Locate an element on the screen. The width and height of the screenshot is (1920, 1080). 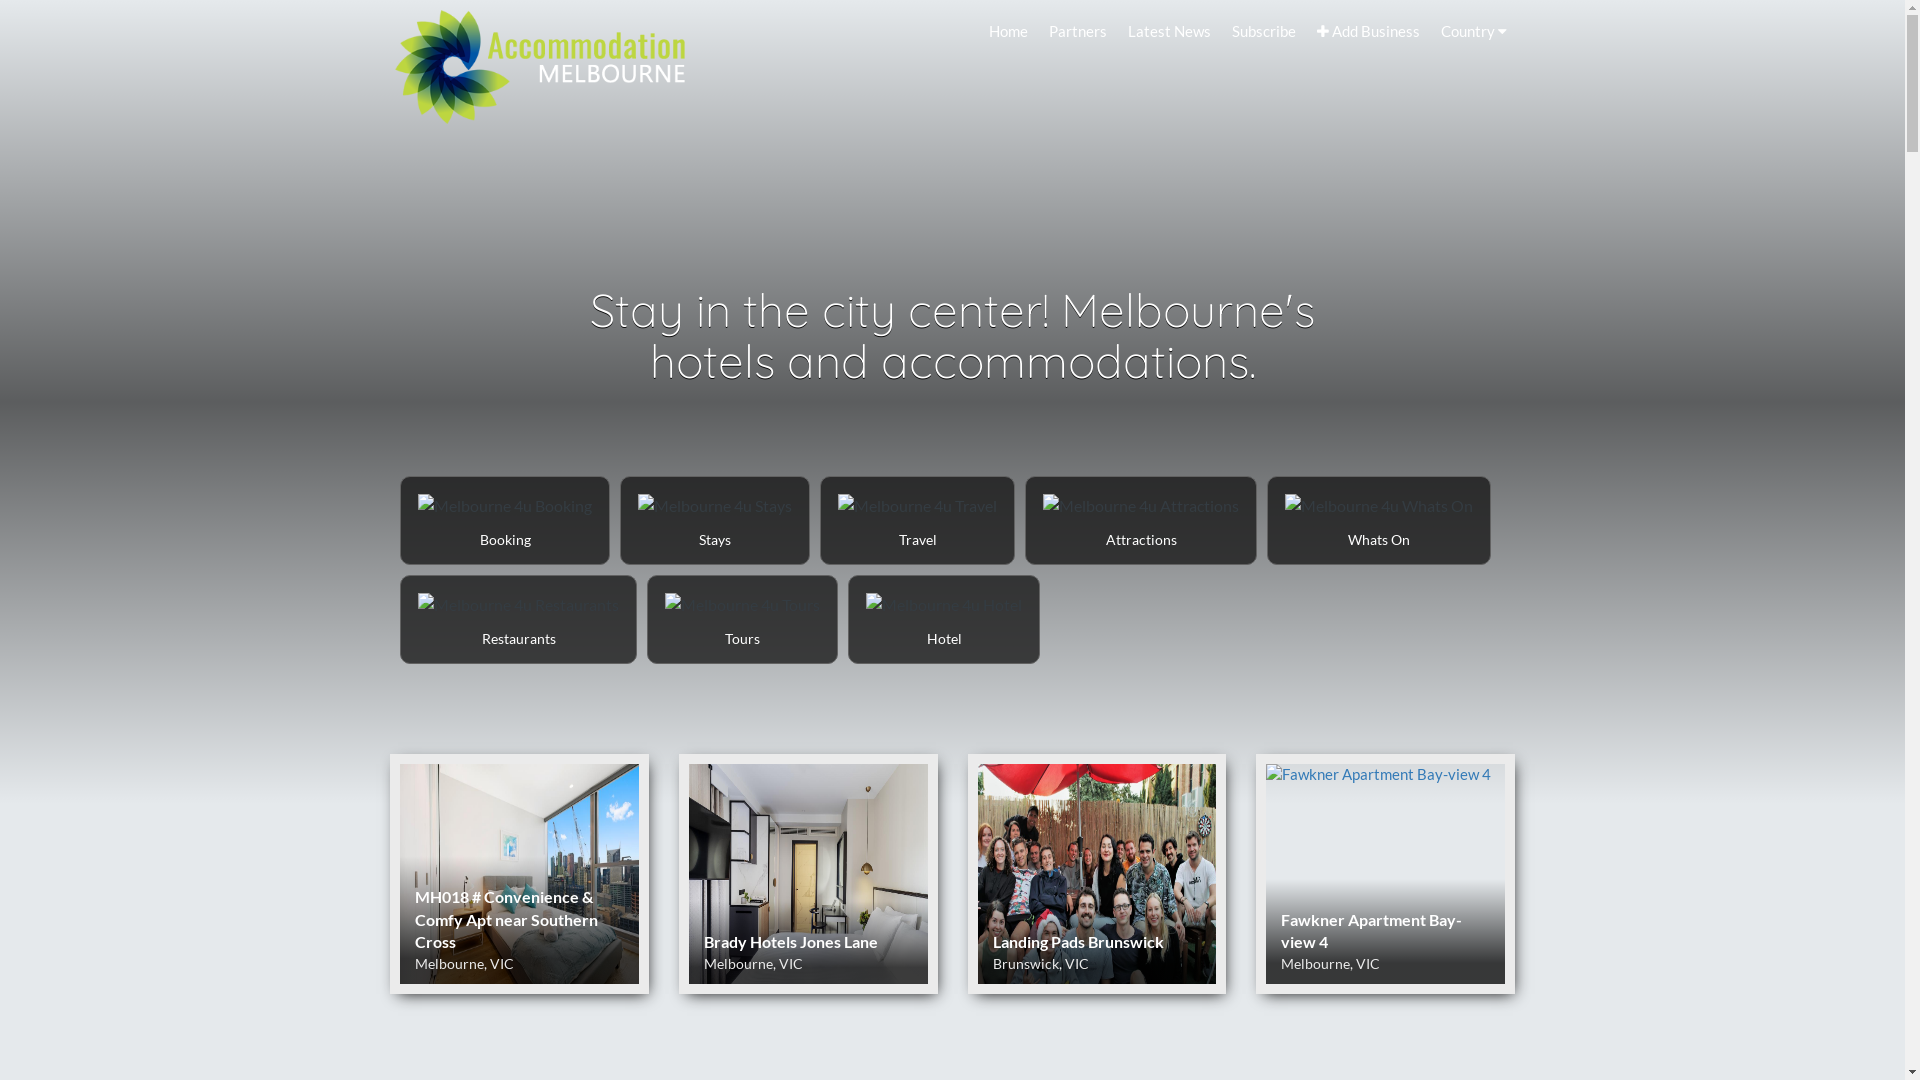
'Landing Pads Brunswick is located at coordinates (1096, 873).